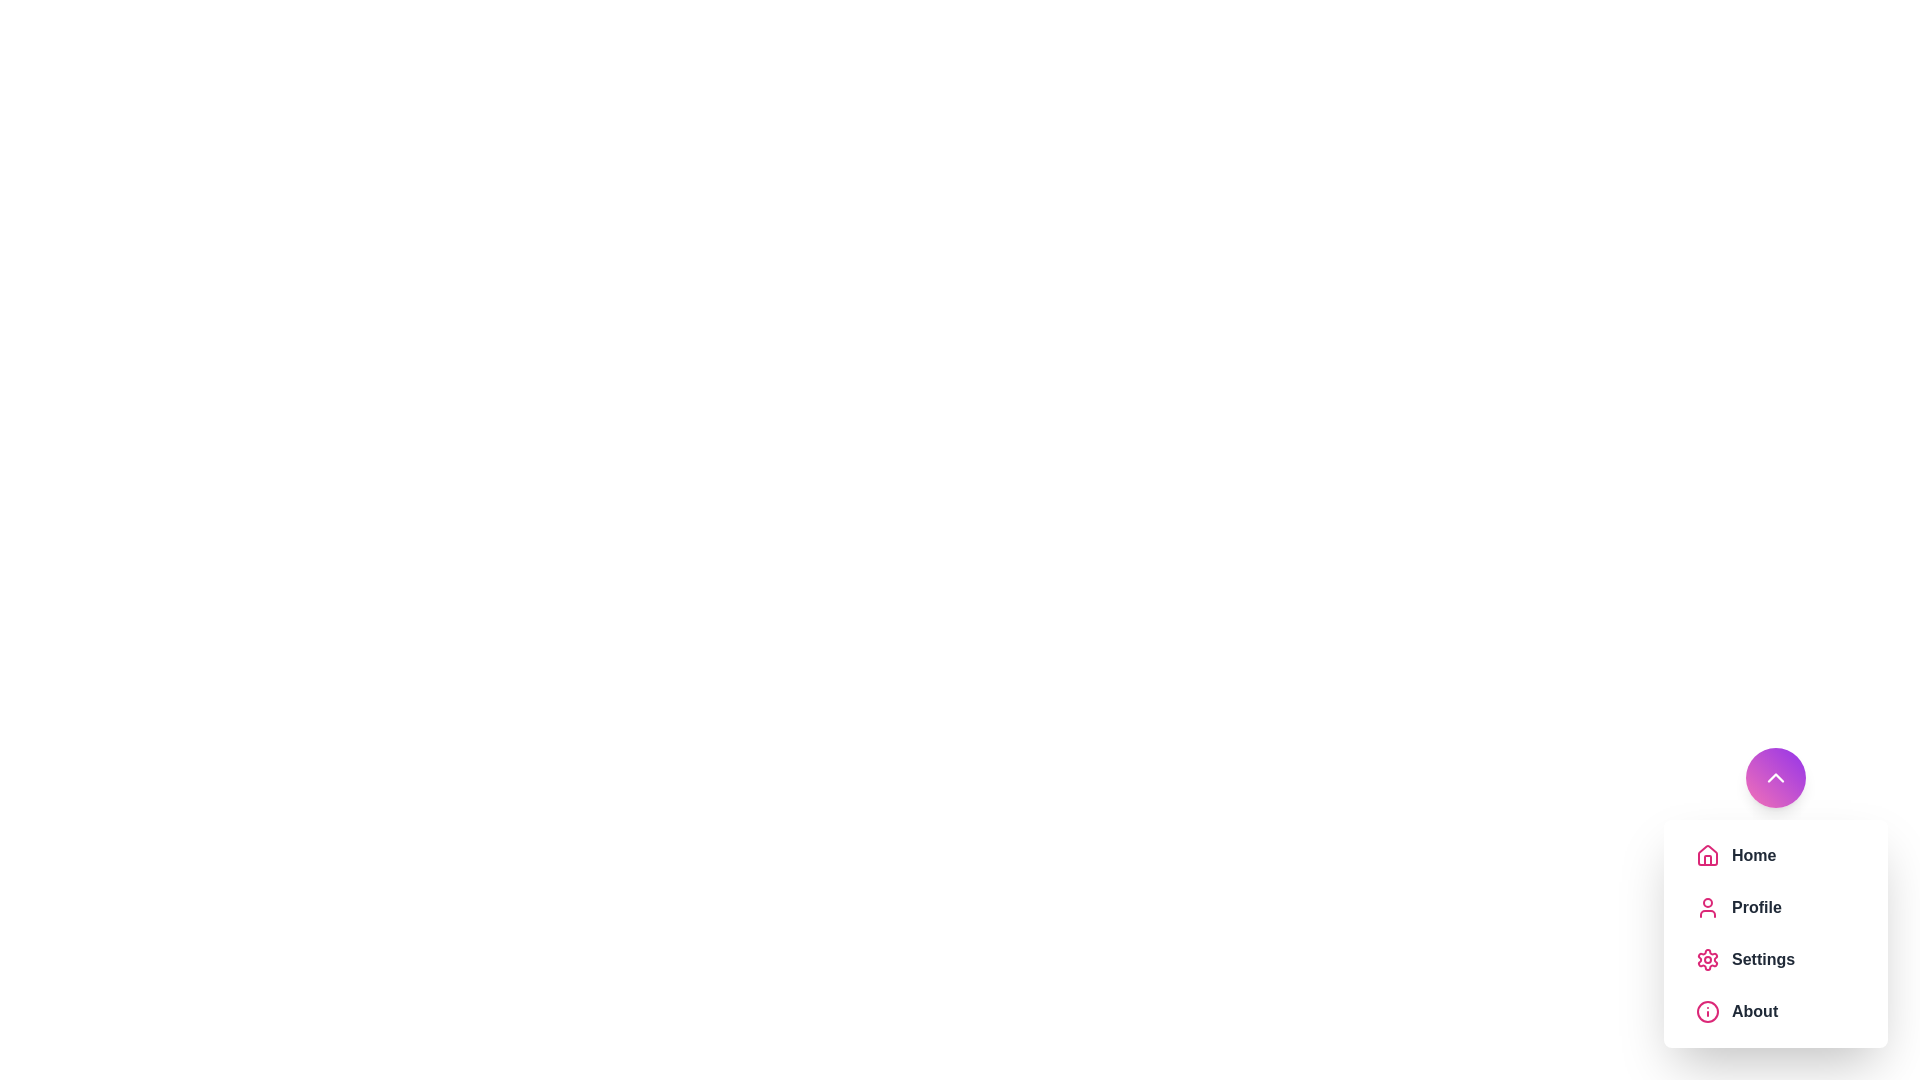 The width and height of the screenshot is (1920, 1080). I want to click on the menu item labeled 'Settings' to observe the visual feedback, so click(1776, 959).